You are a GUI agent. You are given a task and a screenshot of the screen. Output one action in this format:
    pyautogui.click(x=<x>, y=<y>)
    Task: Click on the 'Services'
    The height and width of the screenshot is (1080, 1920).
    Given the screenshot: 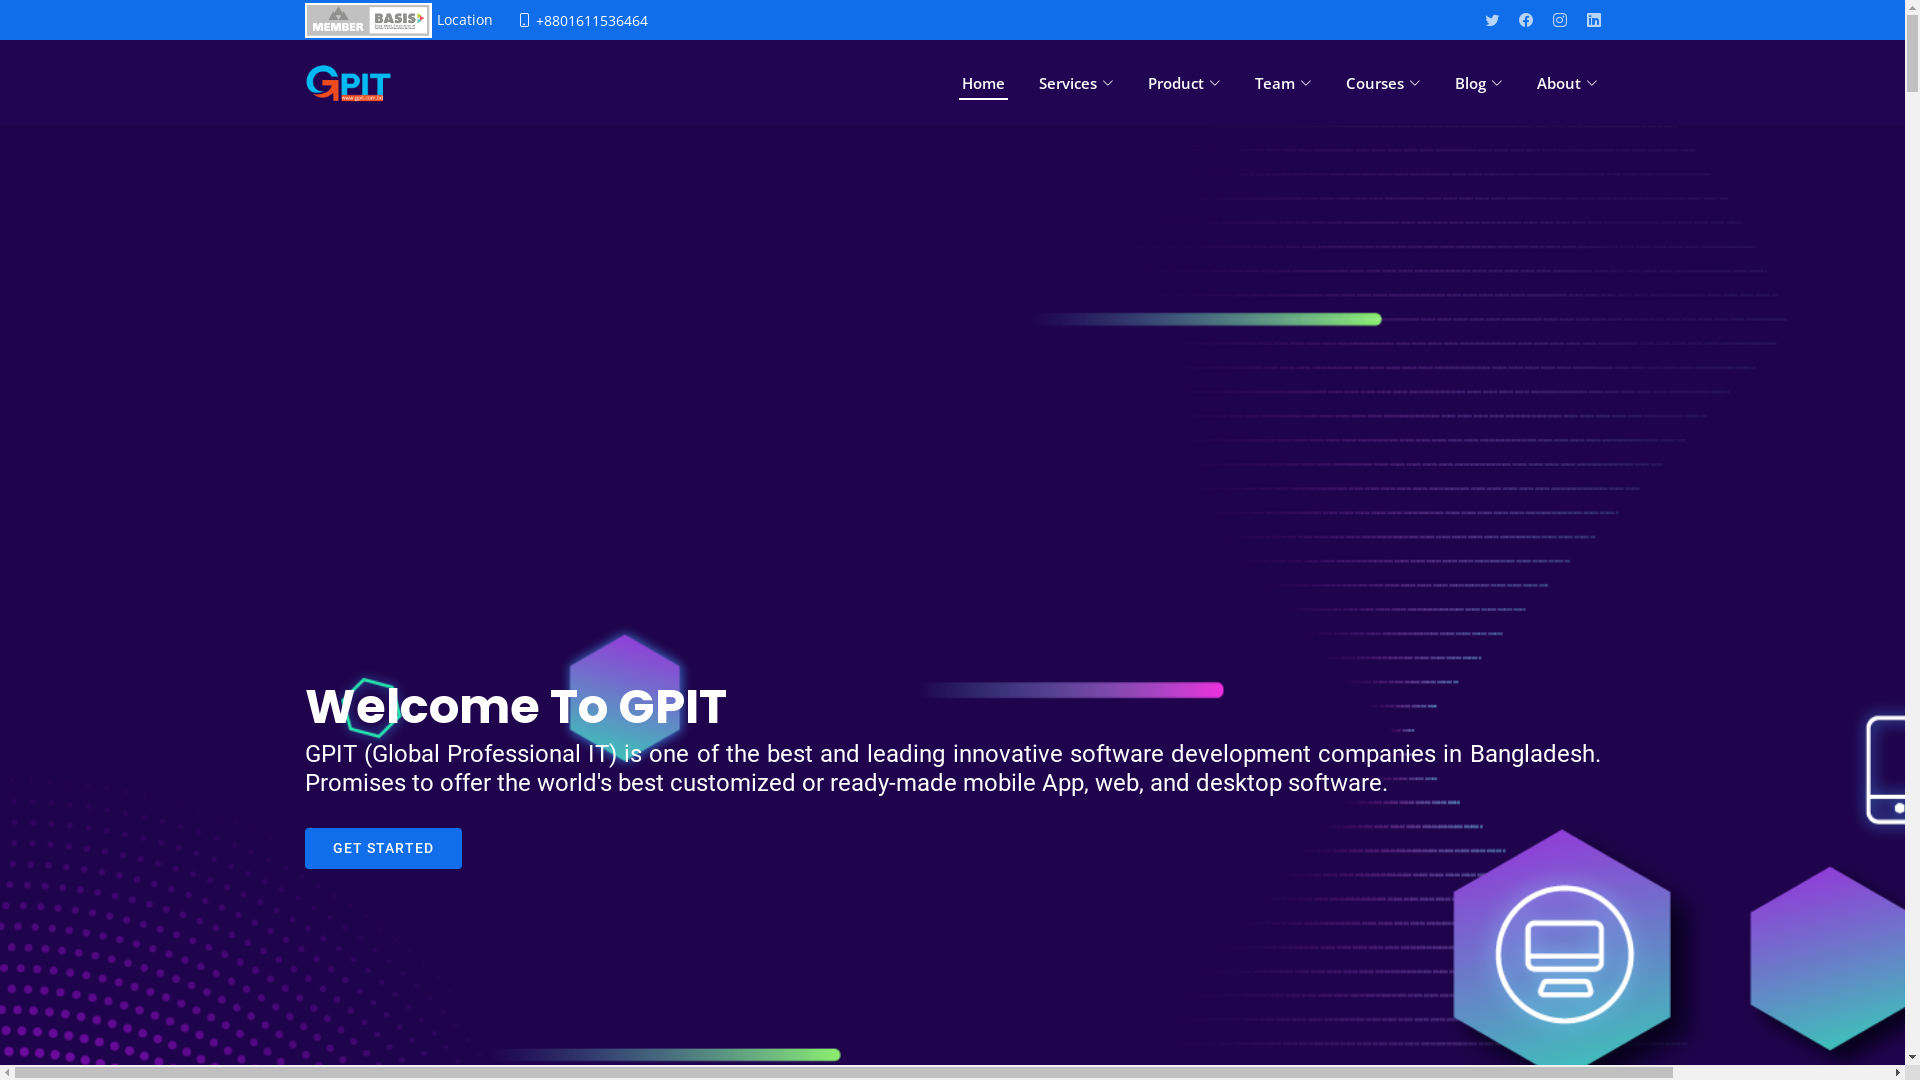 What is the action you would take?
    pyautogui.click(x=1036, y=82)
    